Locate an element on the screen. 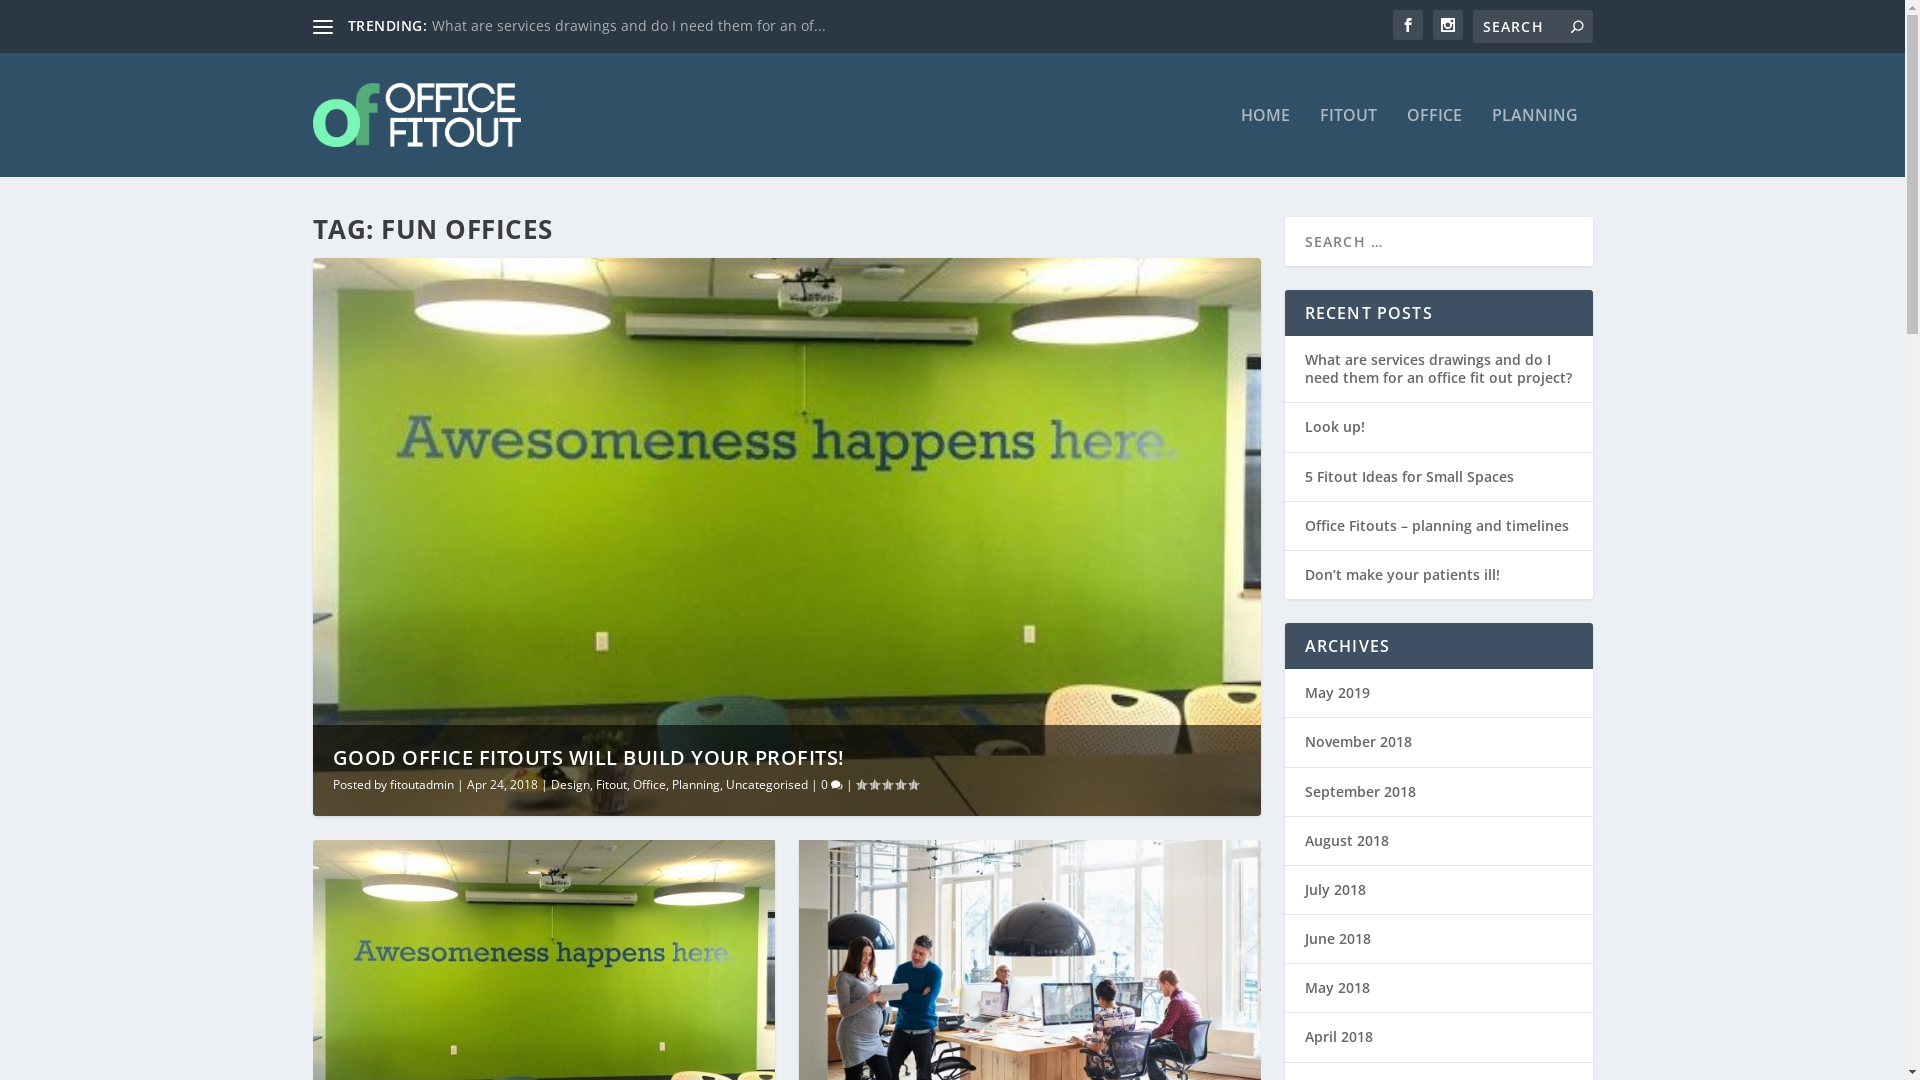  'PLANNING' is located at coordinates (1534, 141).